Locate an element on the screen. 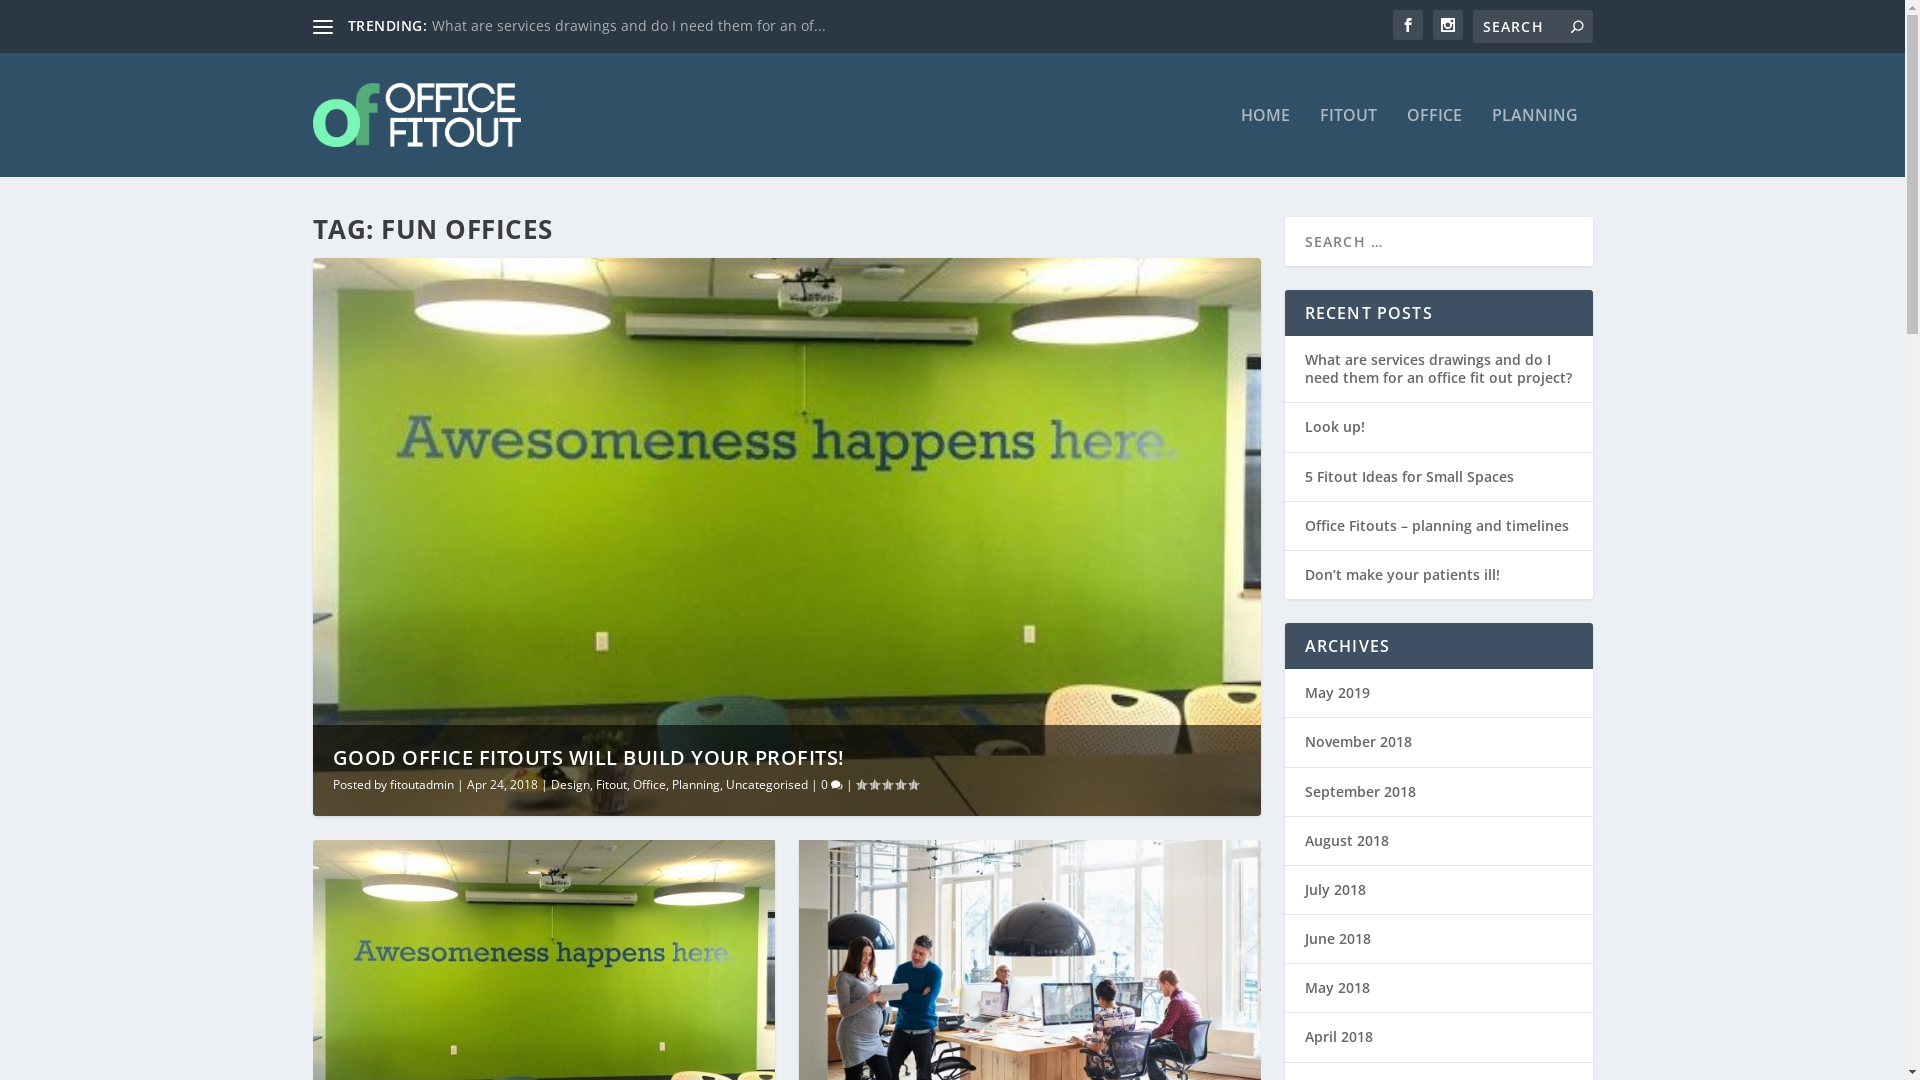  'PLANNING' is located at coordinates (1534, 141).